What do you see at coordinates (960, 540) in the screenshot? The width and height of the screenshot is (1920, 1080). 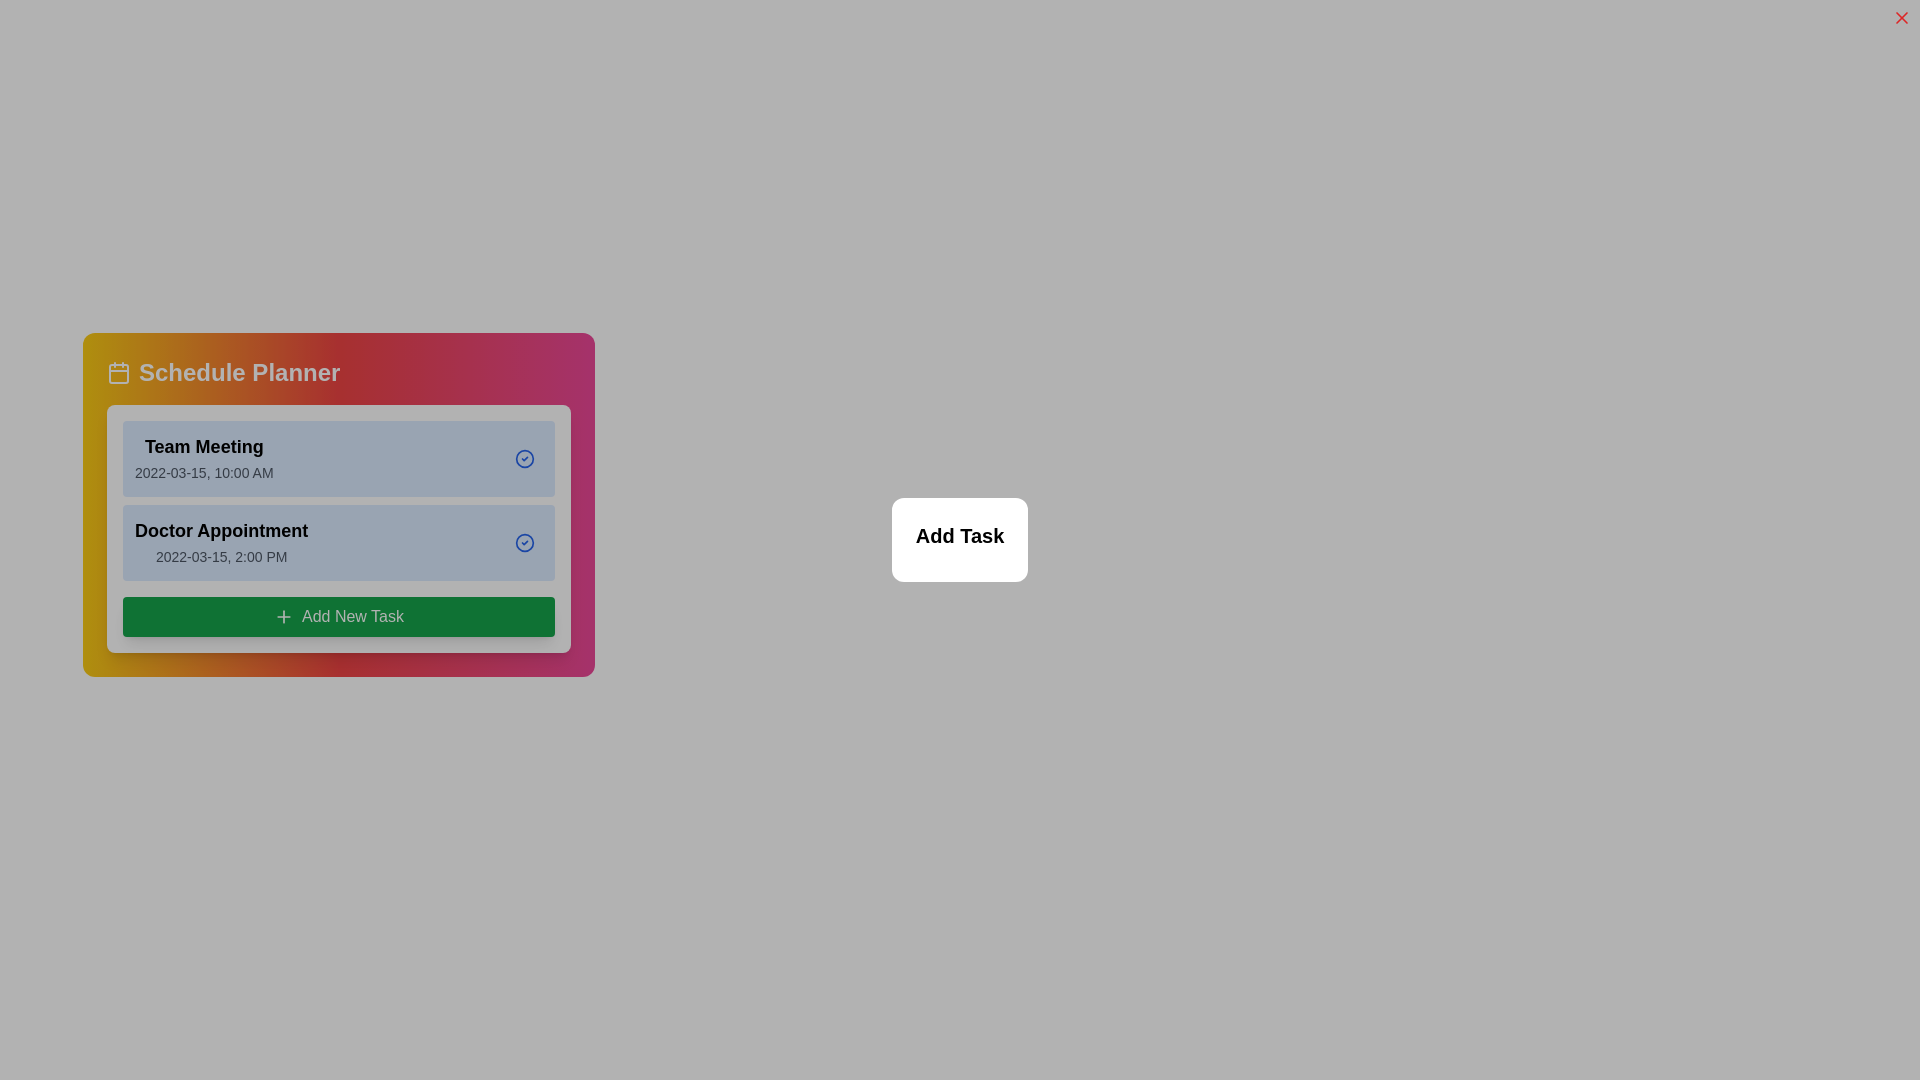 I see `the text display element styled like a button or header label, which indicates the purpose of its surrounding content` at bounding box center [960, 540].